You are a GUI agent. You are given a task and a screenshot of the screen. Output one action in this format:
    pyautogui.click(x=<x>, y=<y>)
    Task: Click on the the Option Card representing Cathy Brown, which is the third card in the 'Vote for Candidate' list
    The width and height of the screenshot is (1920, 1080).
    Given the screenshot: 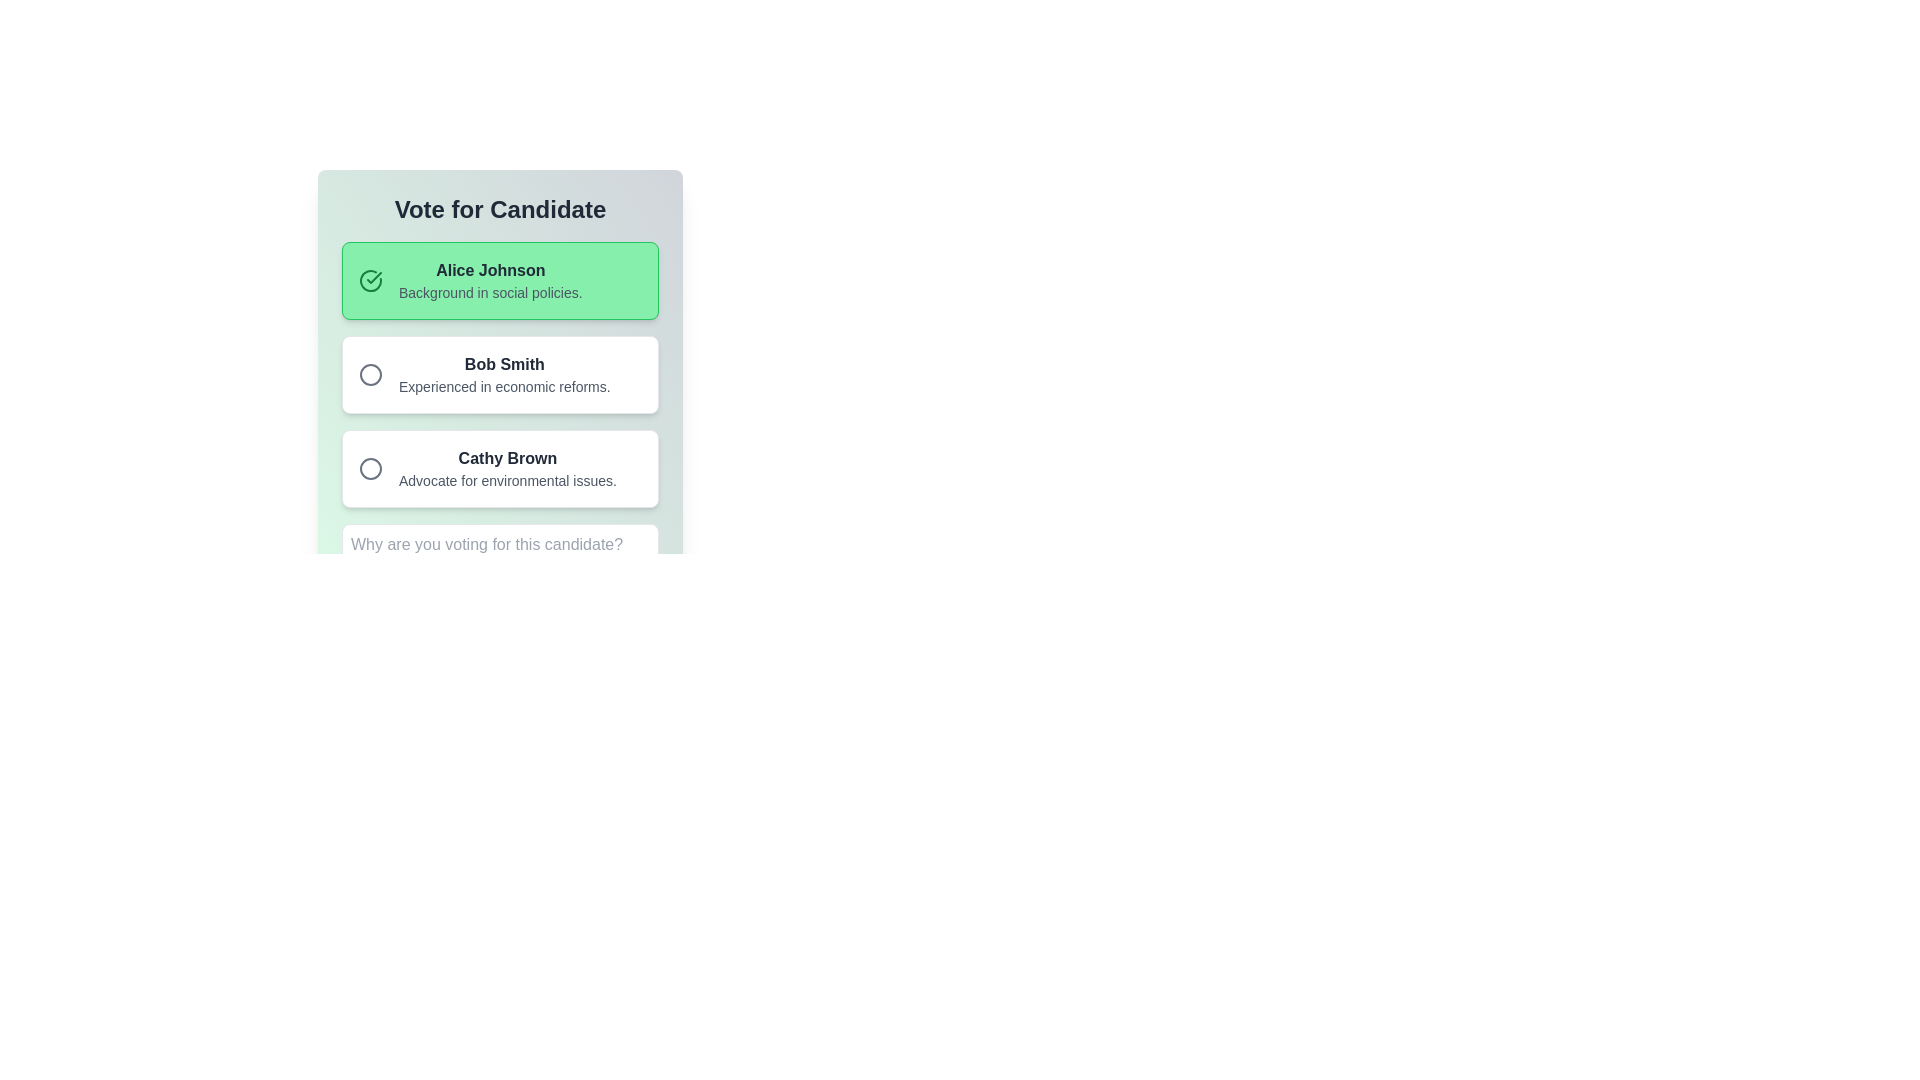 What is the action you would take?
    pyautogui.click(x=500, y=469)
    